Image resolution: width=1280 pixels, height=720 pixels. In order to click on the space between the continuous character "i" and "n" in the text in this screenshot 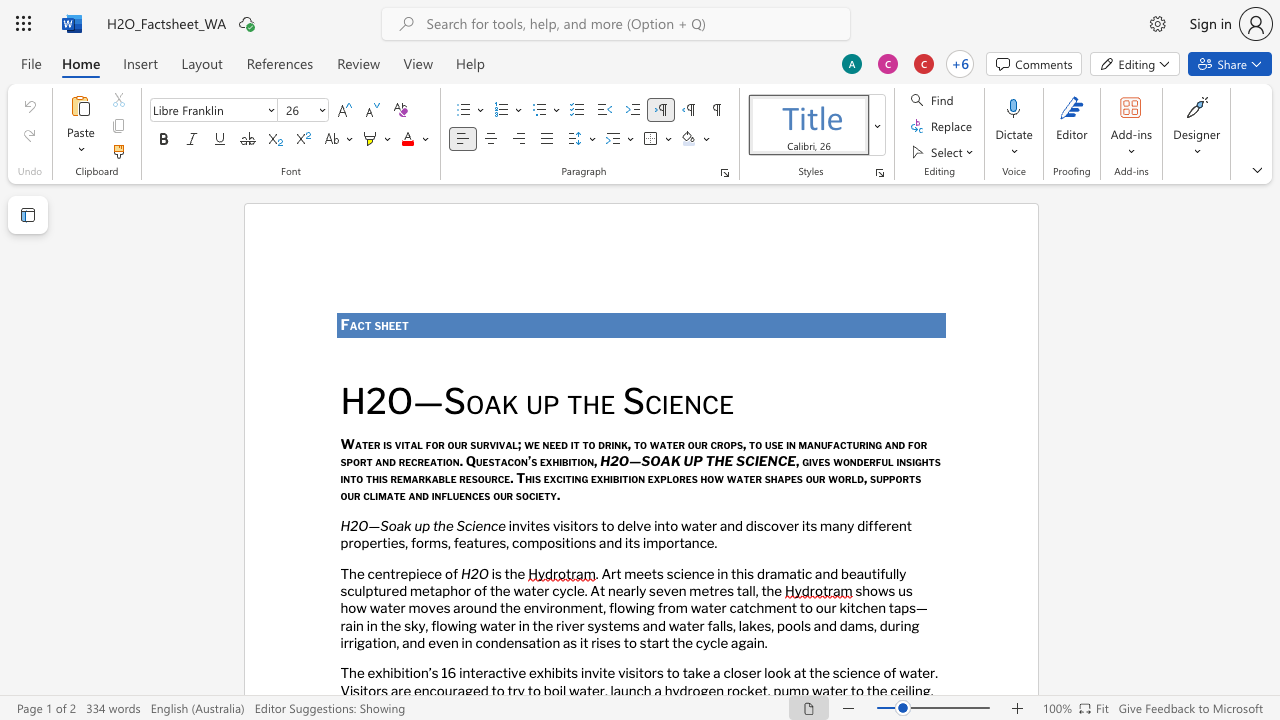, I will do `click(434, 495)`.